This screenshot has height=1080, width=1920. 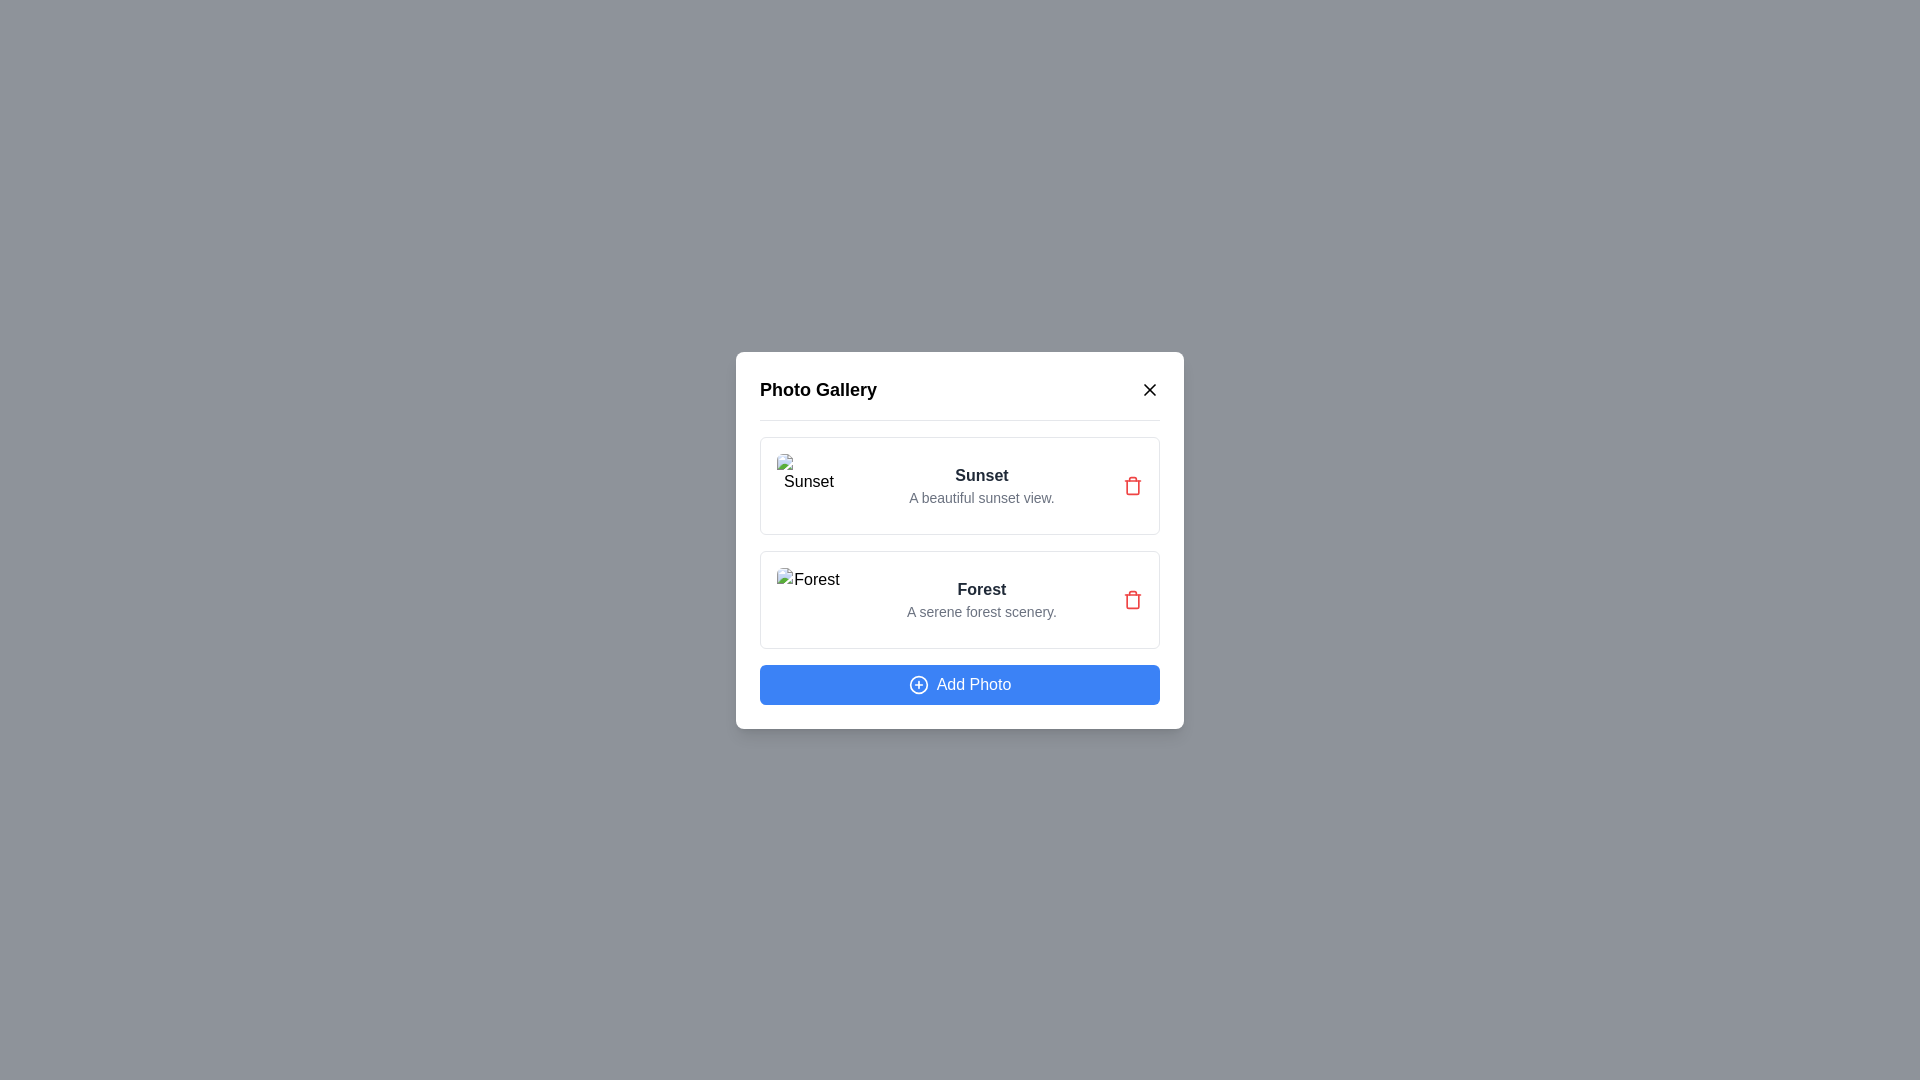 What do you see at coordinates (1150, 389) in the screenshot?
I see `the close button located in the top-right corner of the 'Photo Gallery' modal header` at bounding box center [1150, 389].